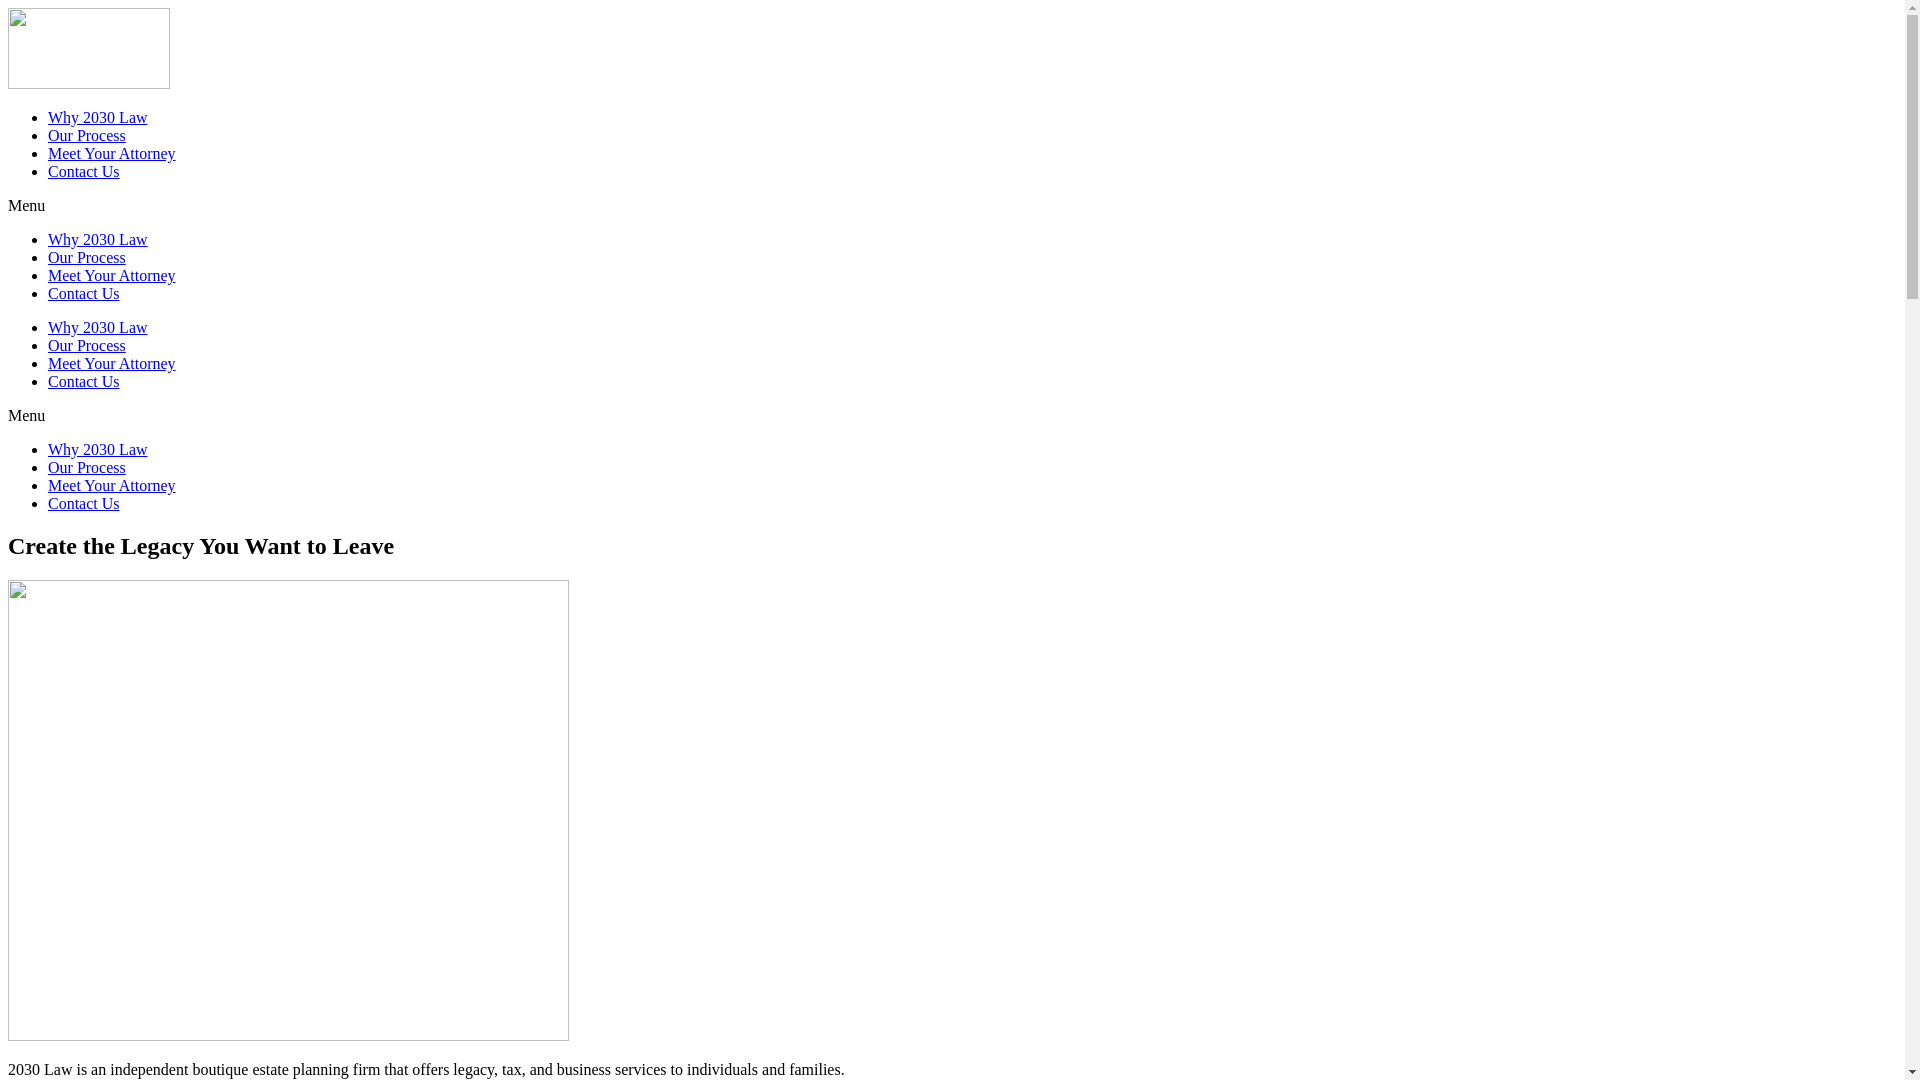 This screenshot has height=1080, width=1920. I want to click on 'Meet Your Attorney', so click(110, 485).